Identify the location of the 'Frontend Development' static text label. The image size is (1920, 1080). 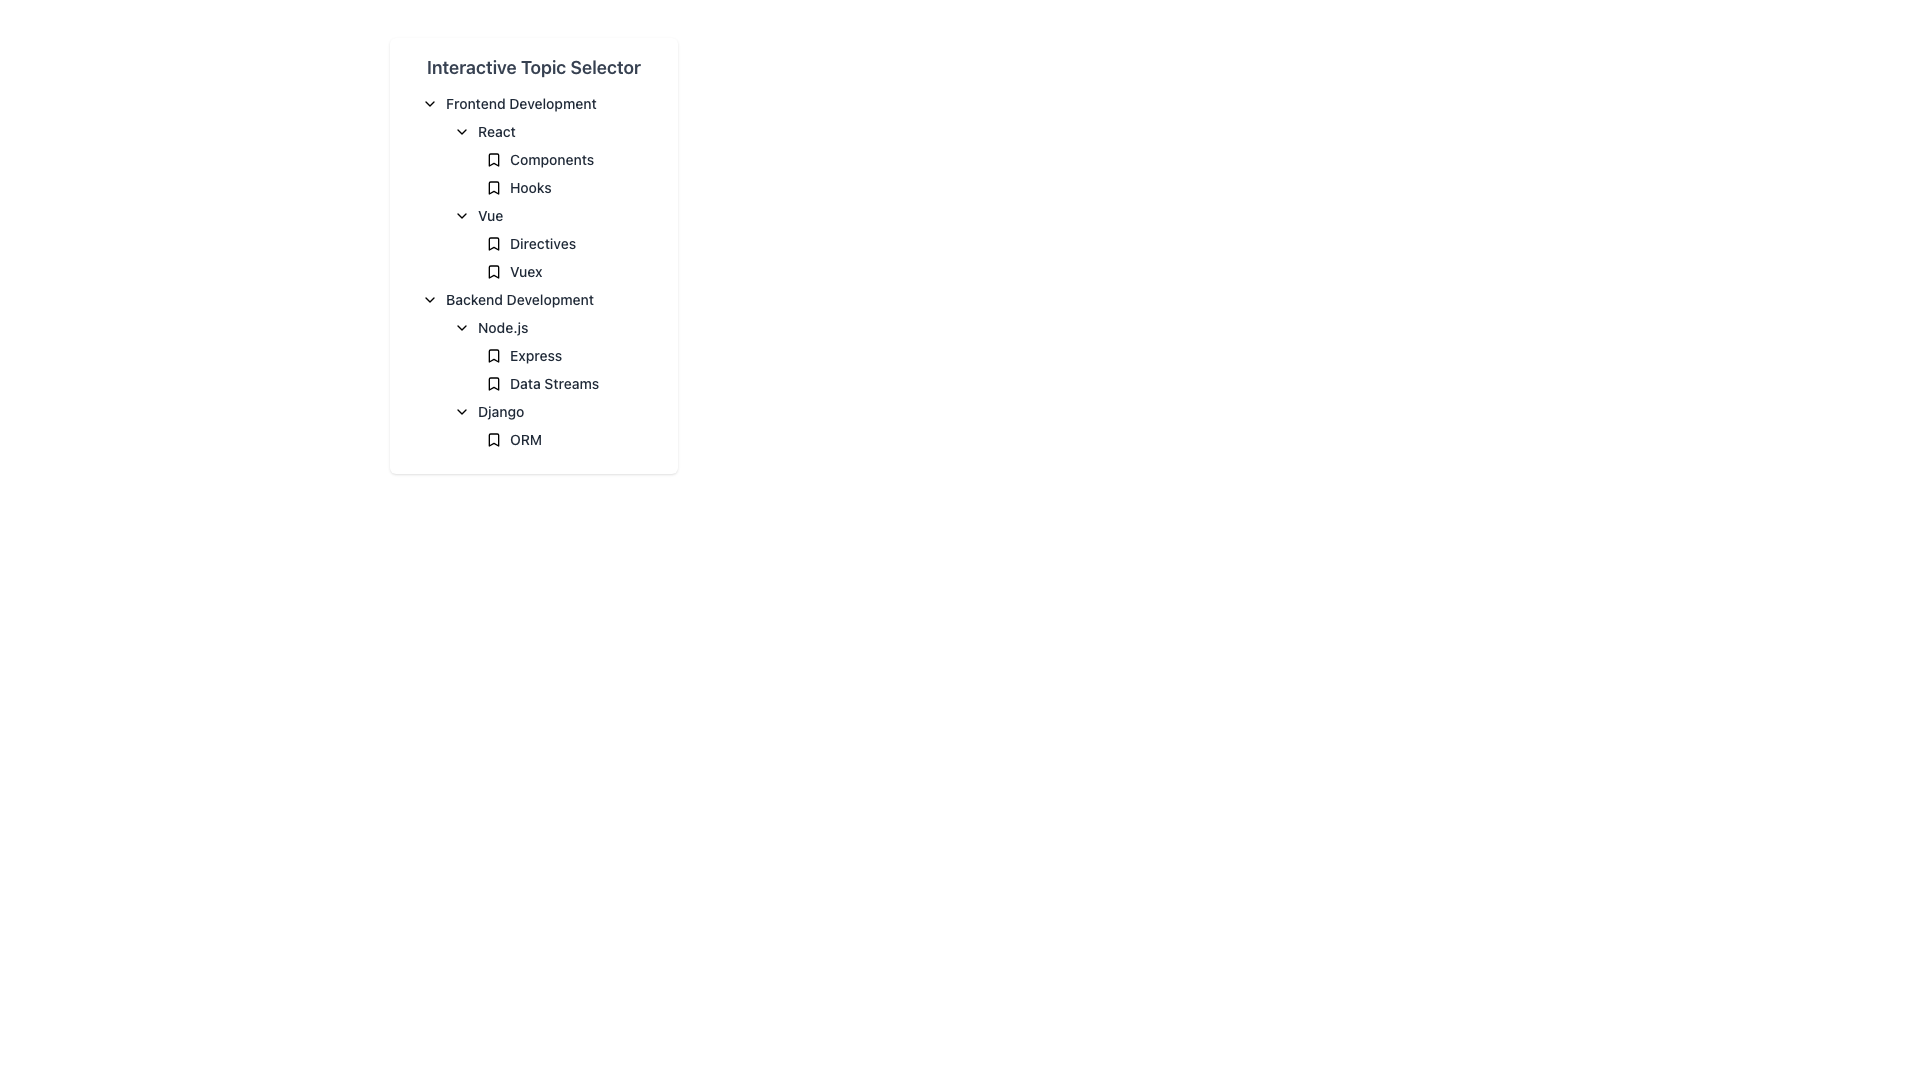
(521, 104).